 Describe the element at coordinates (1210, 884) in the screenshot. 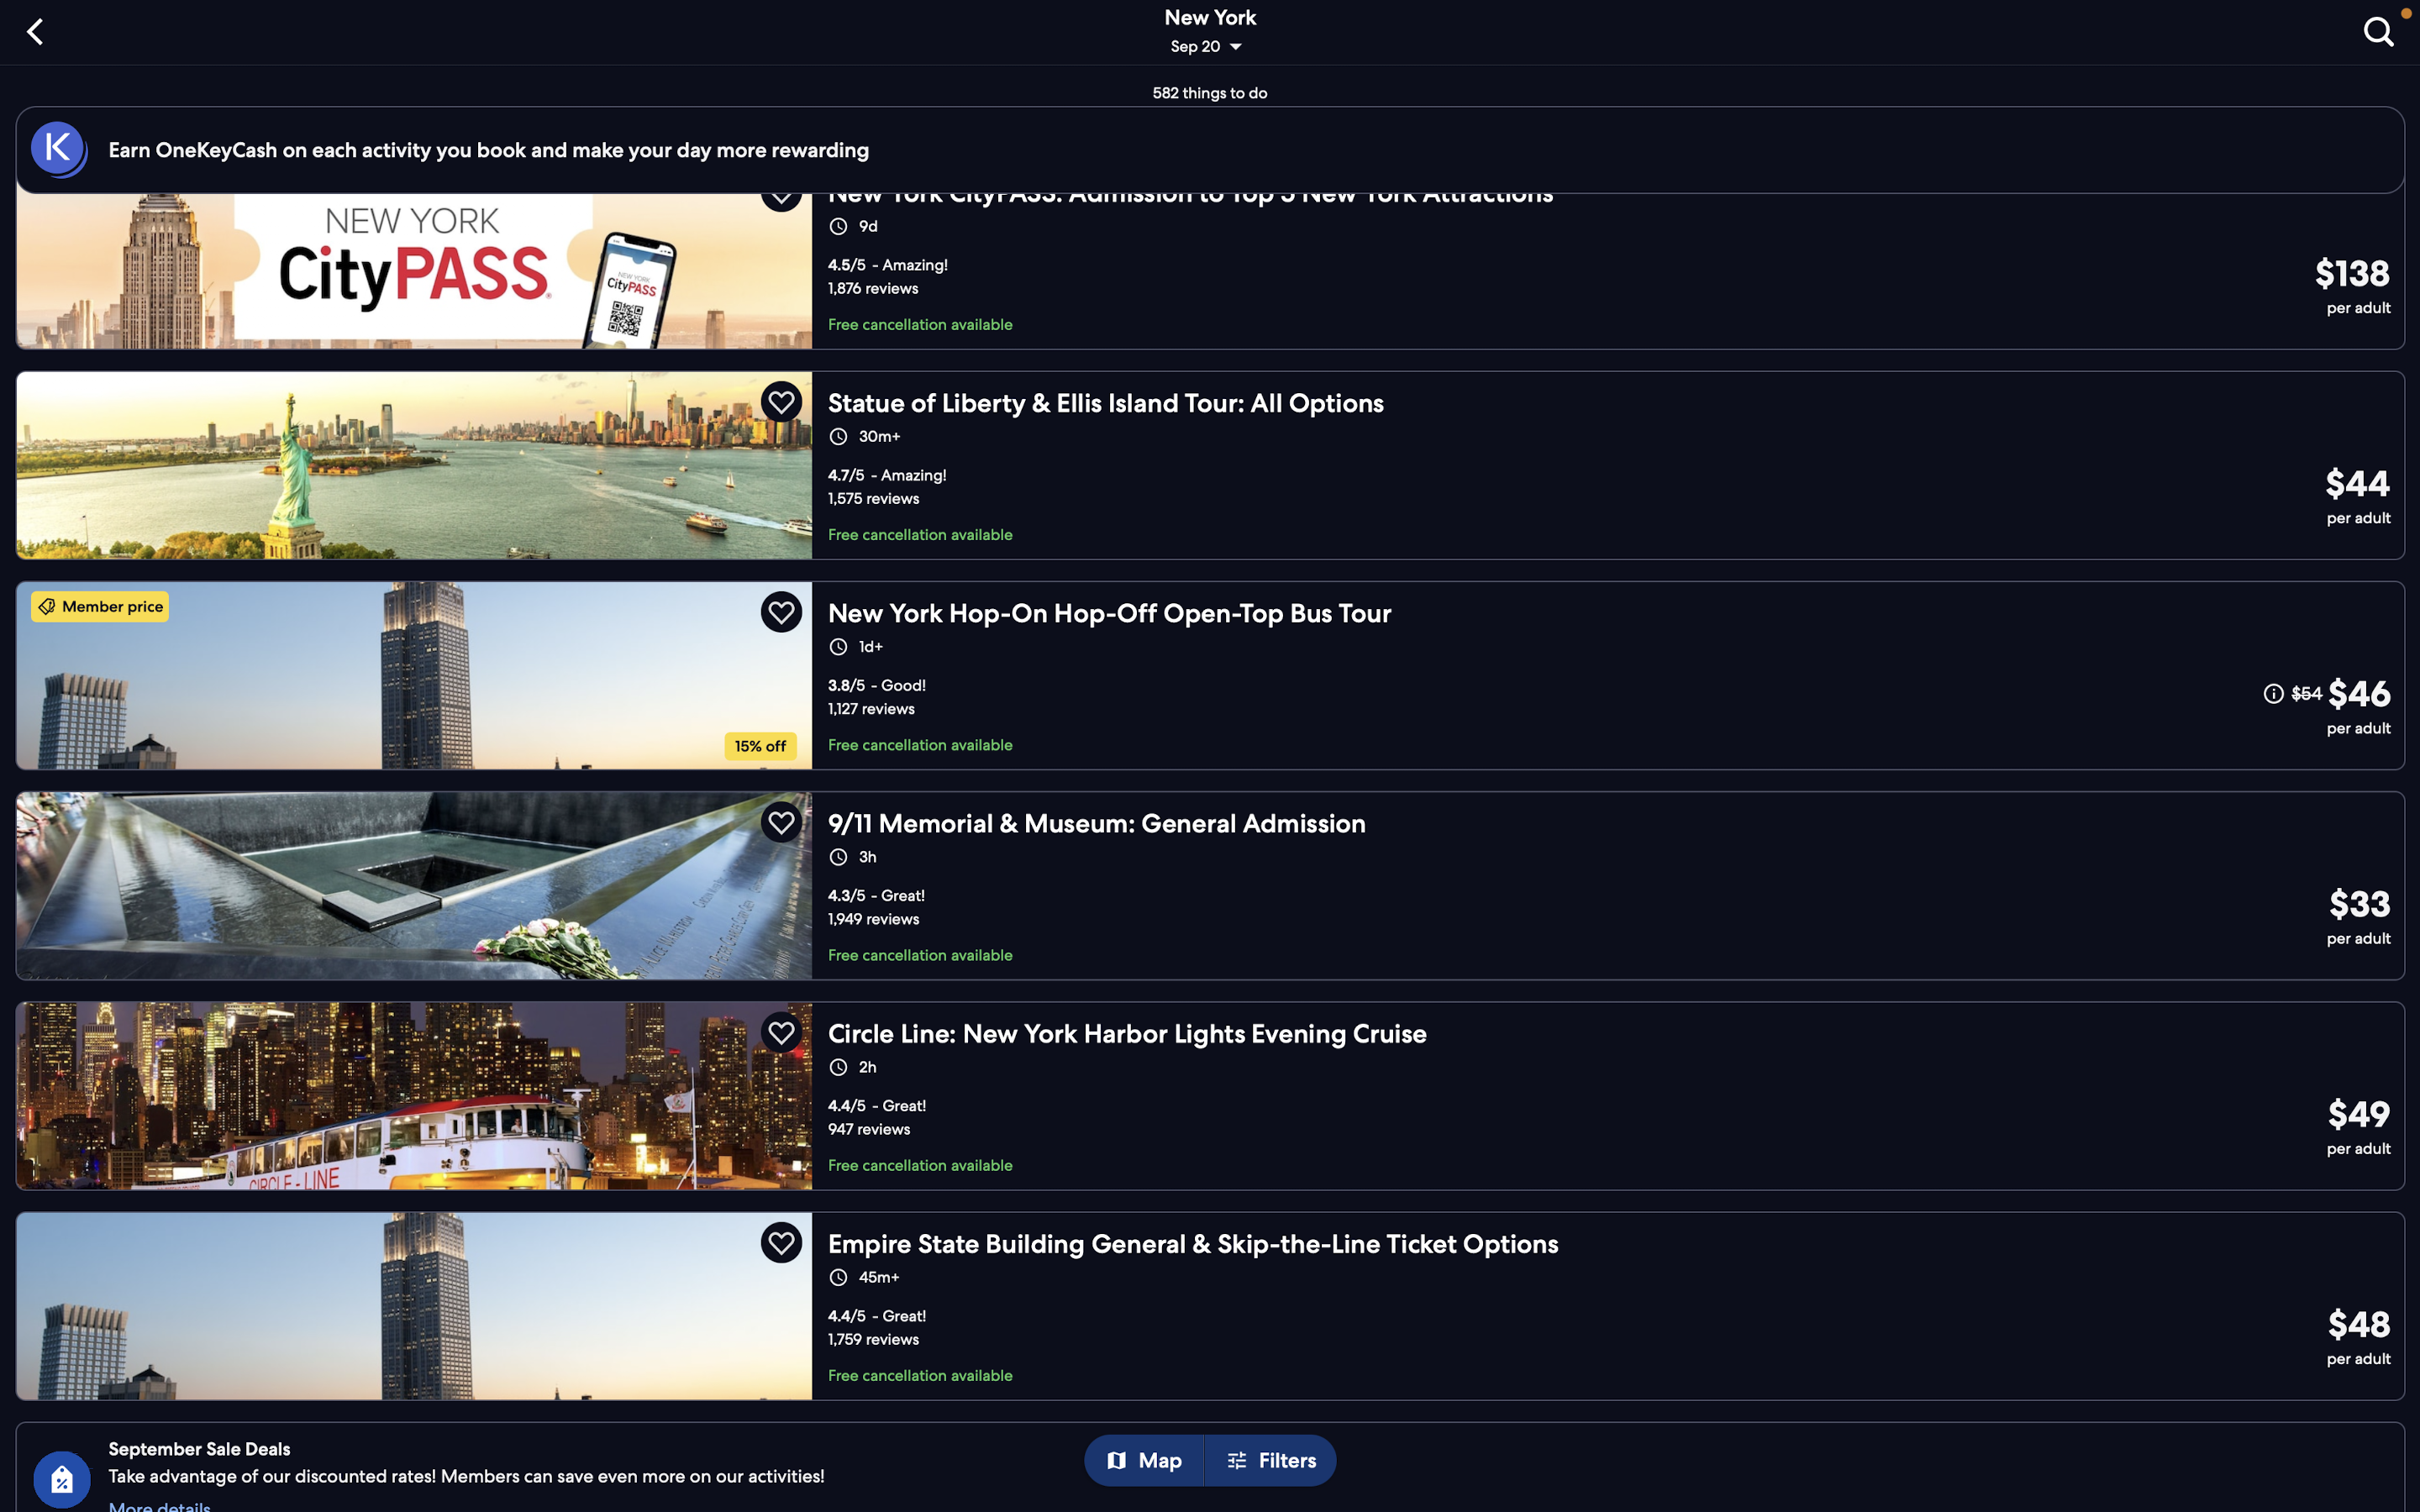

I see `Interact with the "memorial tour" button for additional details` at that location.